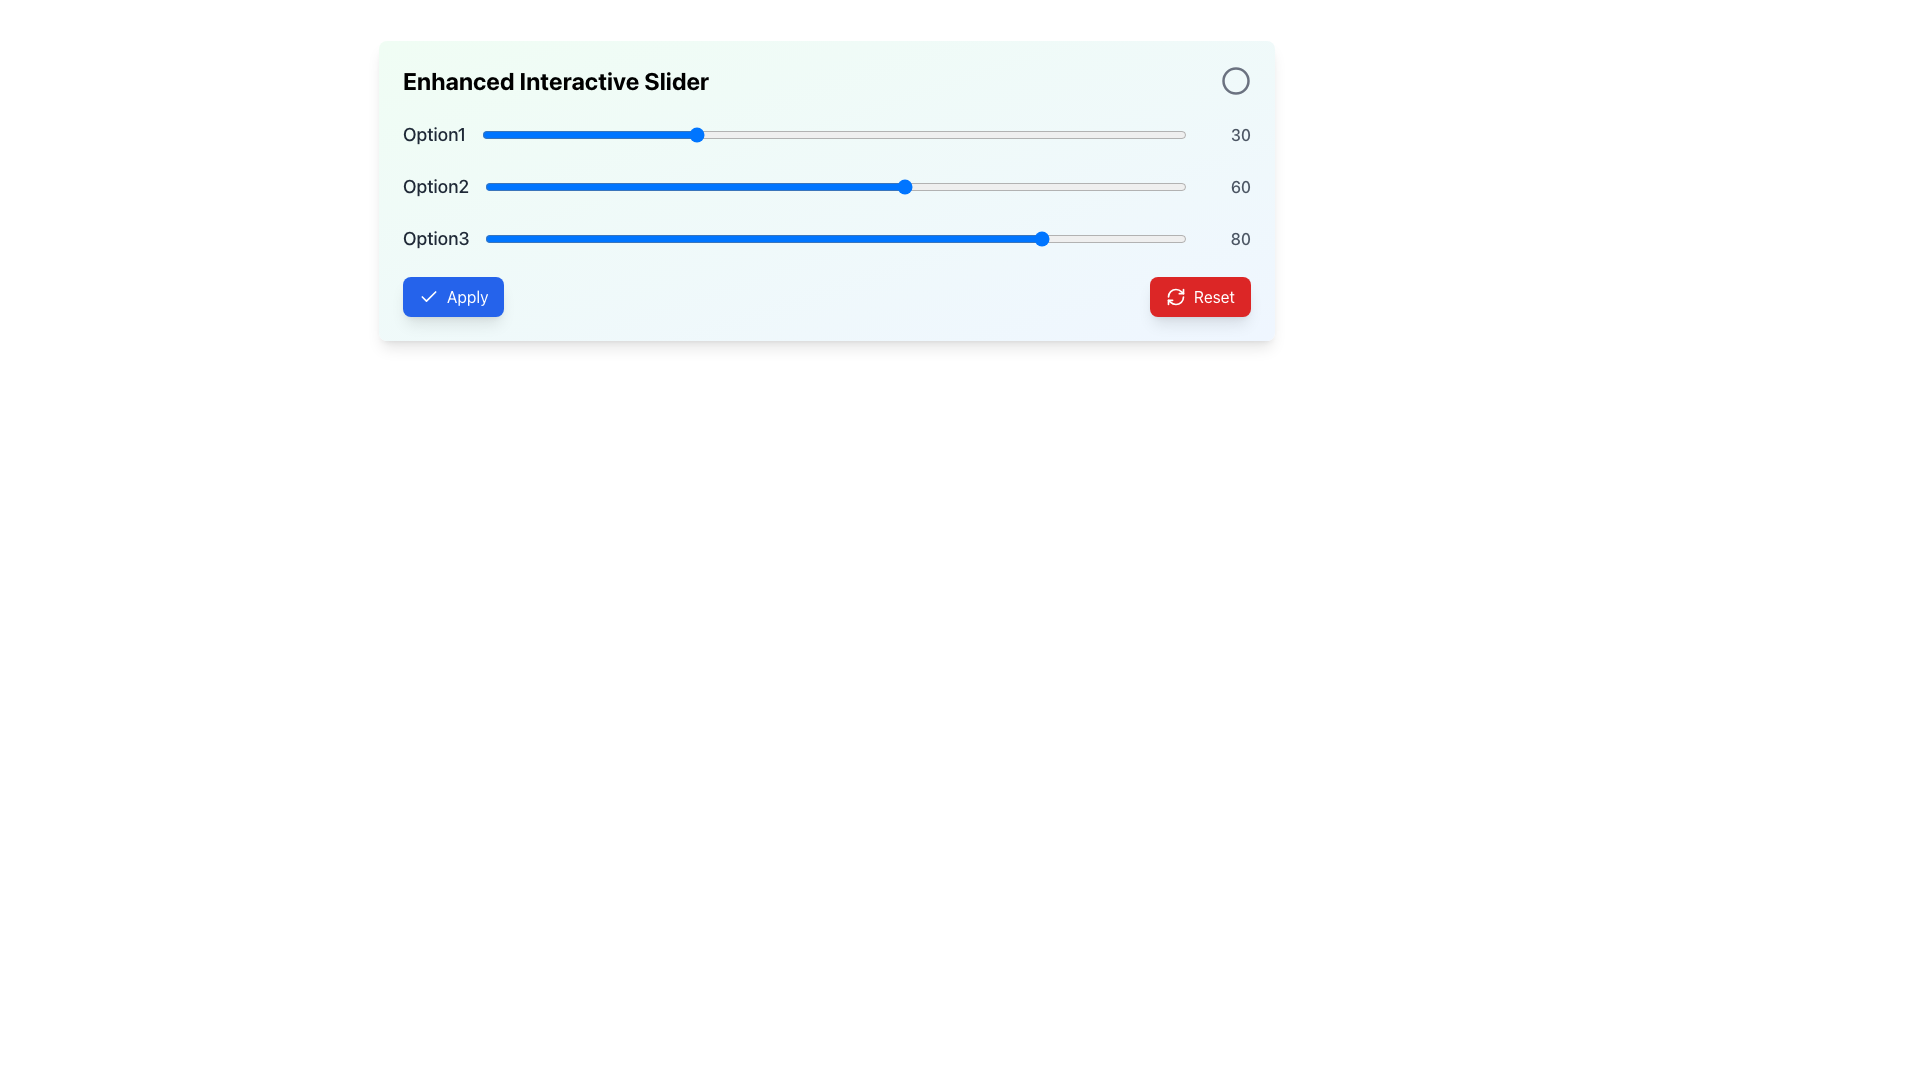 The width and height of the screenshot is (1920, 1080). What do you see at coordinates (736, 186) in the screenshot?
I see `the slider for 'Option2'` at bounding box center [736, 186].